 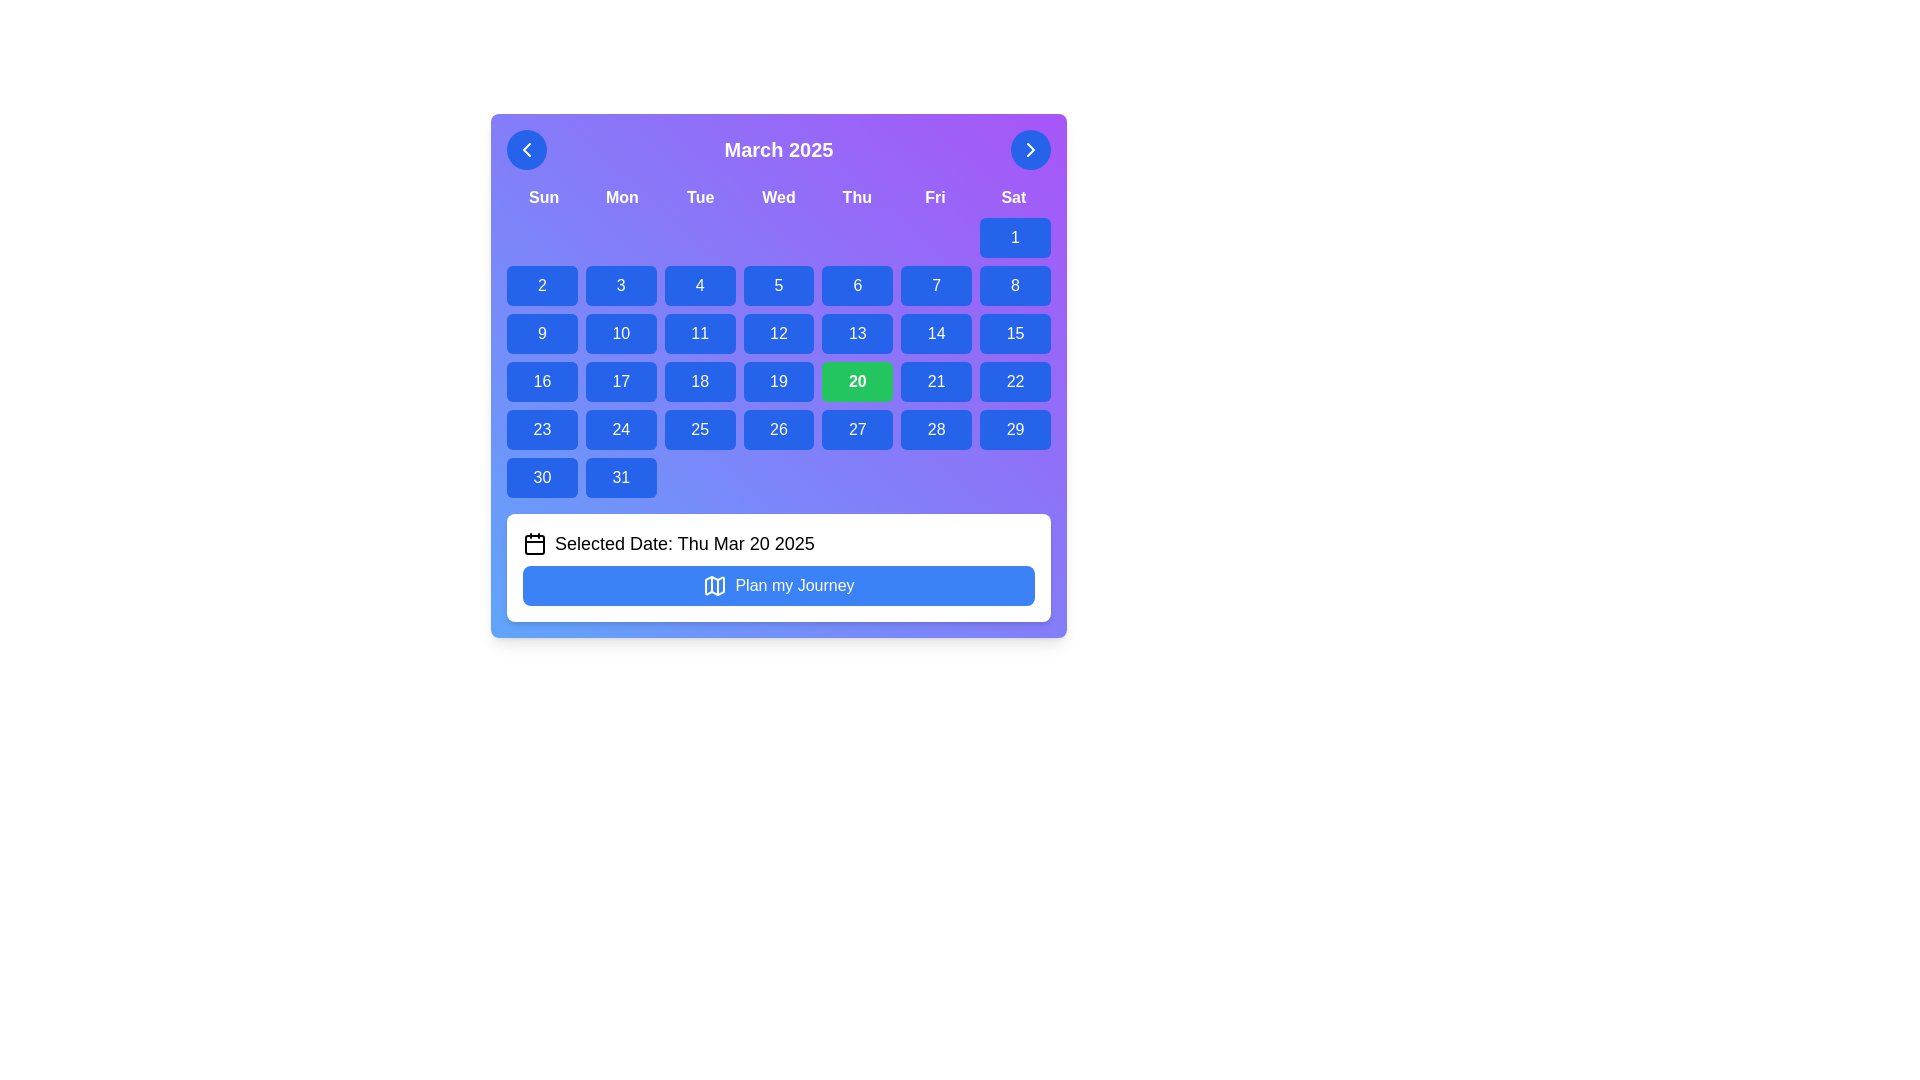 I want to click on the button representing the 15th day of March 2025 in the calendar, so click(x=1015, y=333).